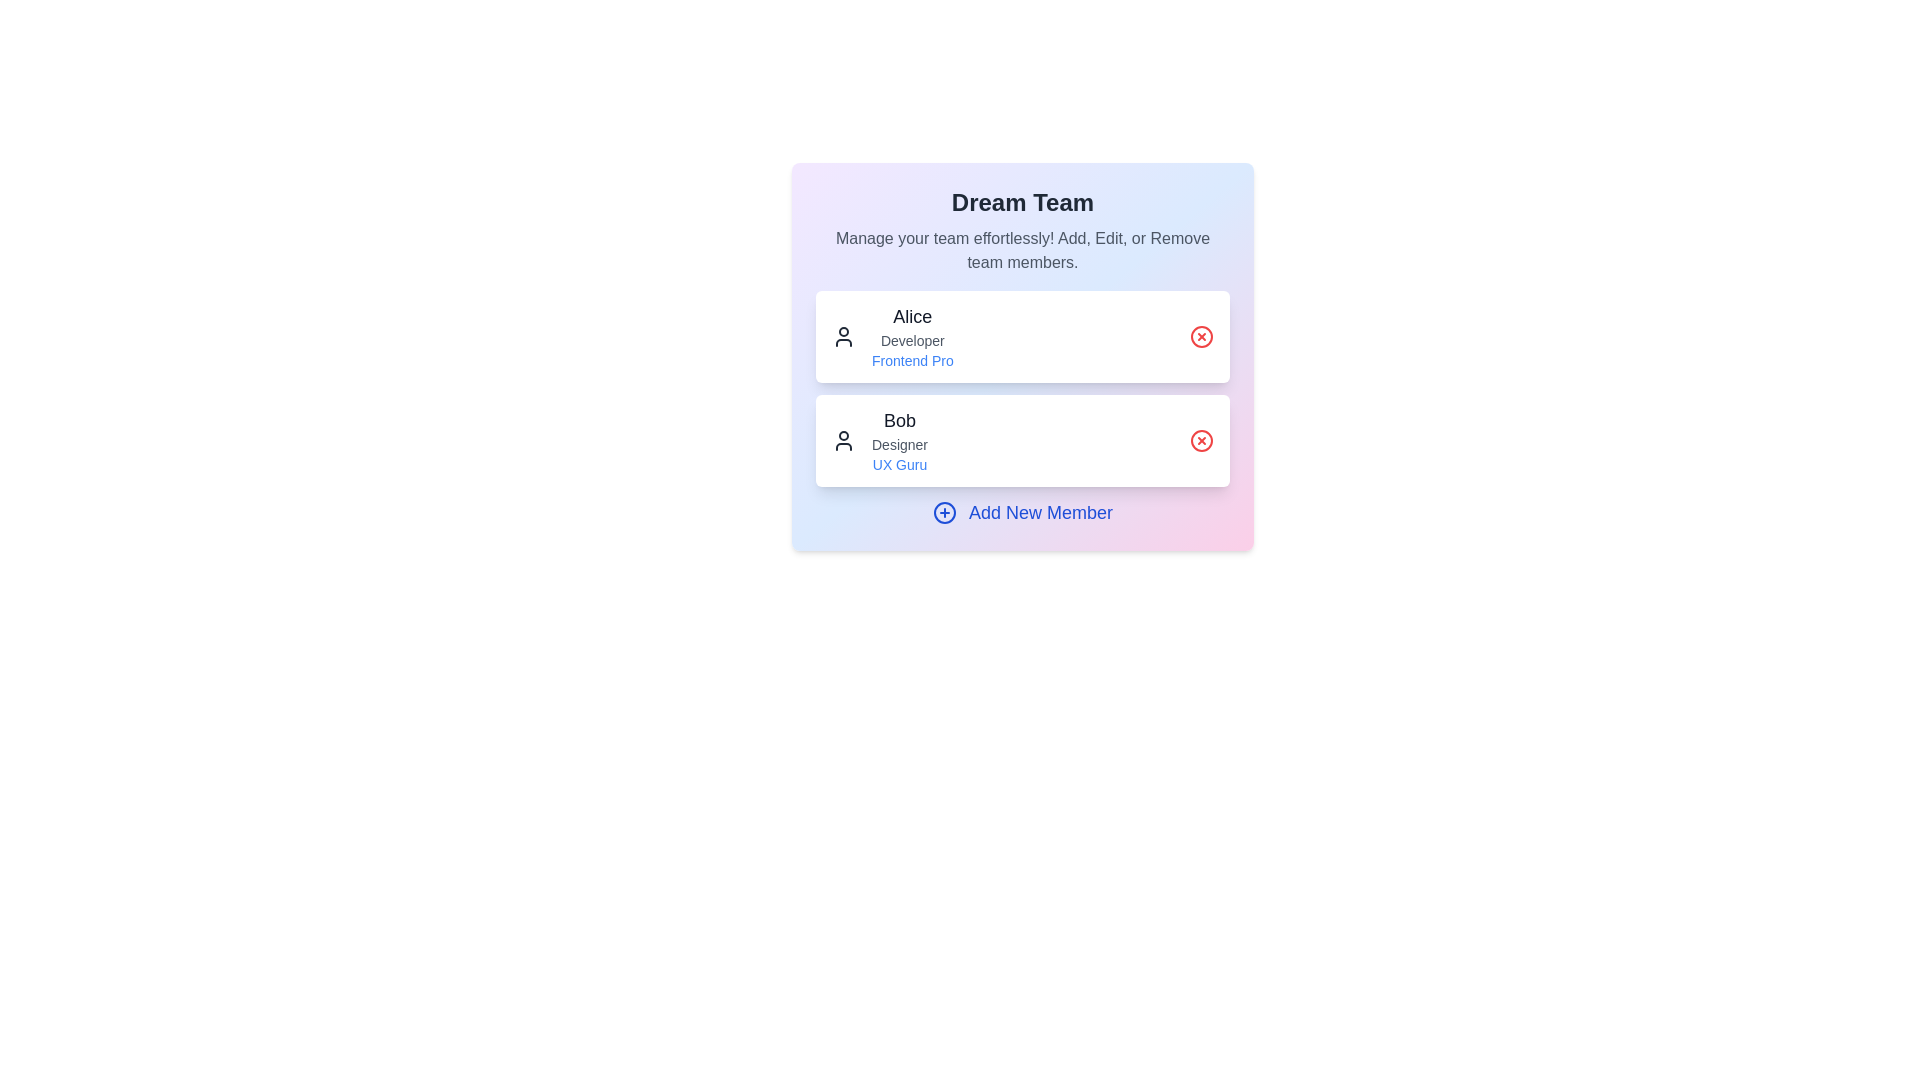  What do you see at coordinates (1200, 439) in the screenshot?
I see `remove button for the team member Bob` at bounding box center [1200, 439].